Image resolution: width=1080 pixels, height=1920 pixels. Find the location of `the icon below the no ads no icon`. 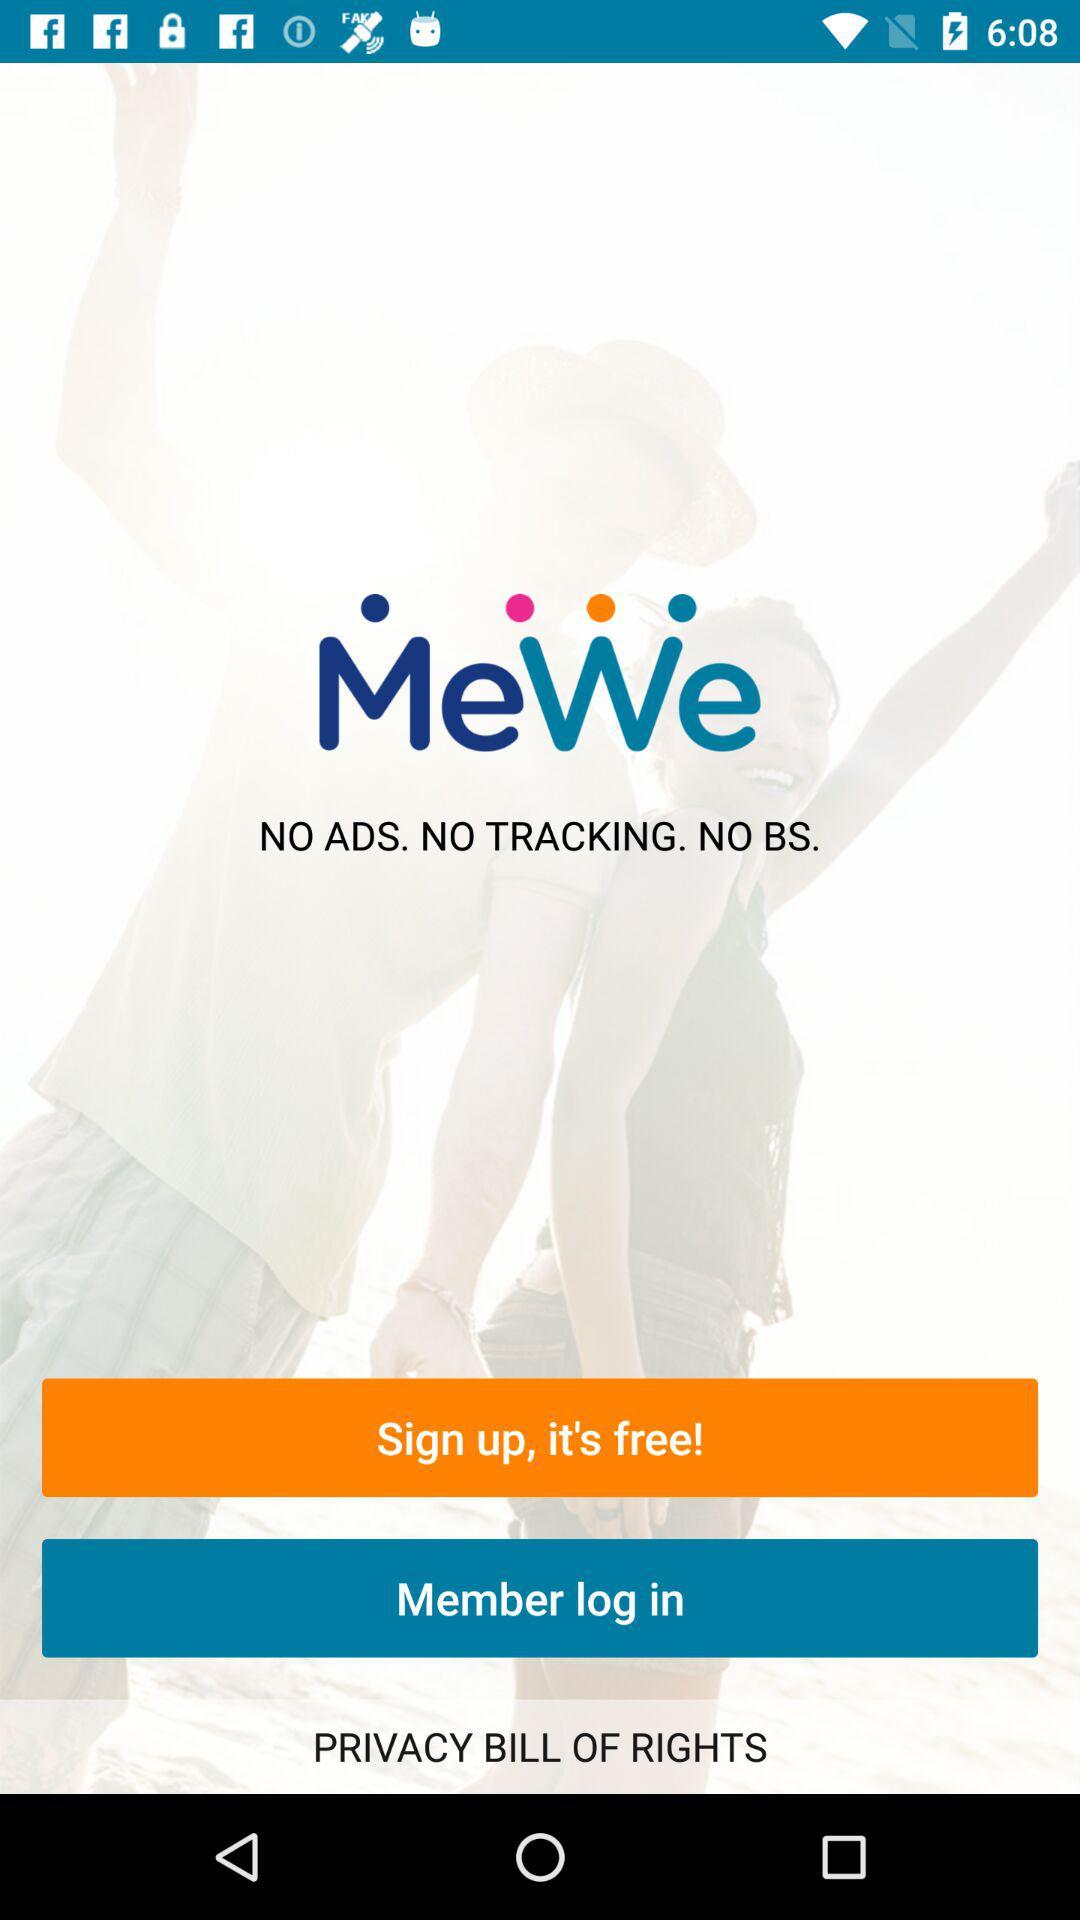

the icon below the no ads no icon is located at coordinates (540, 1436).